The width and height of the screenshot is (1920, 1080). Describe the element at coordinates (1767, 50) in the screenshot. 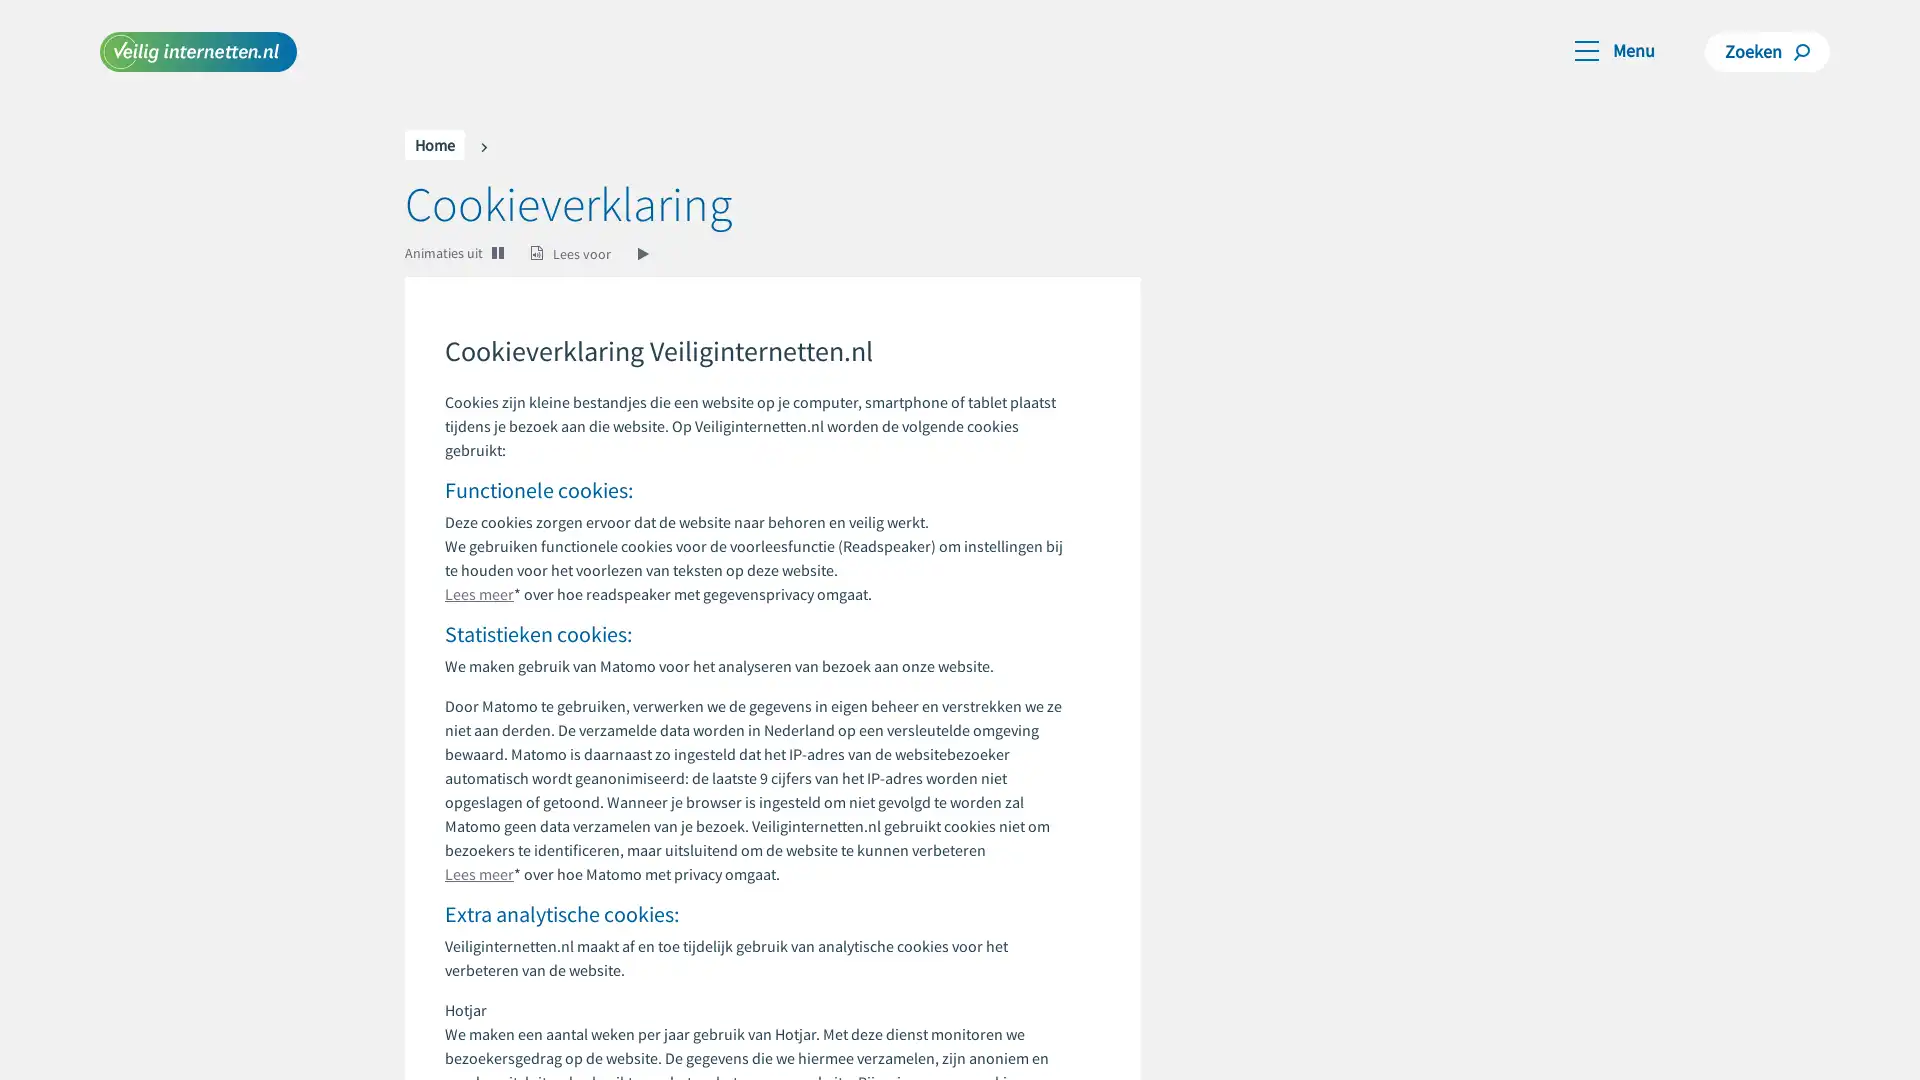

I see `Zoeken Zoeken` at that location.